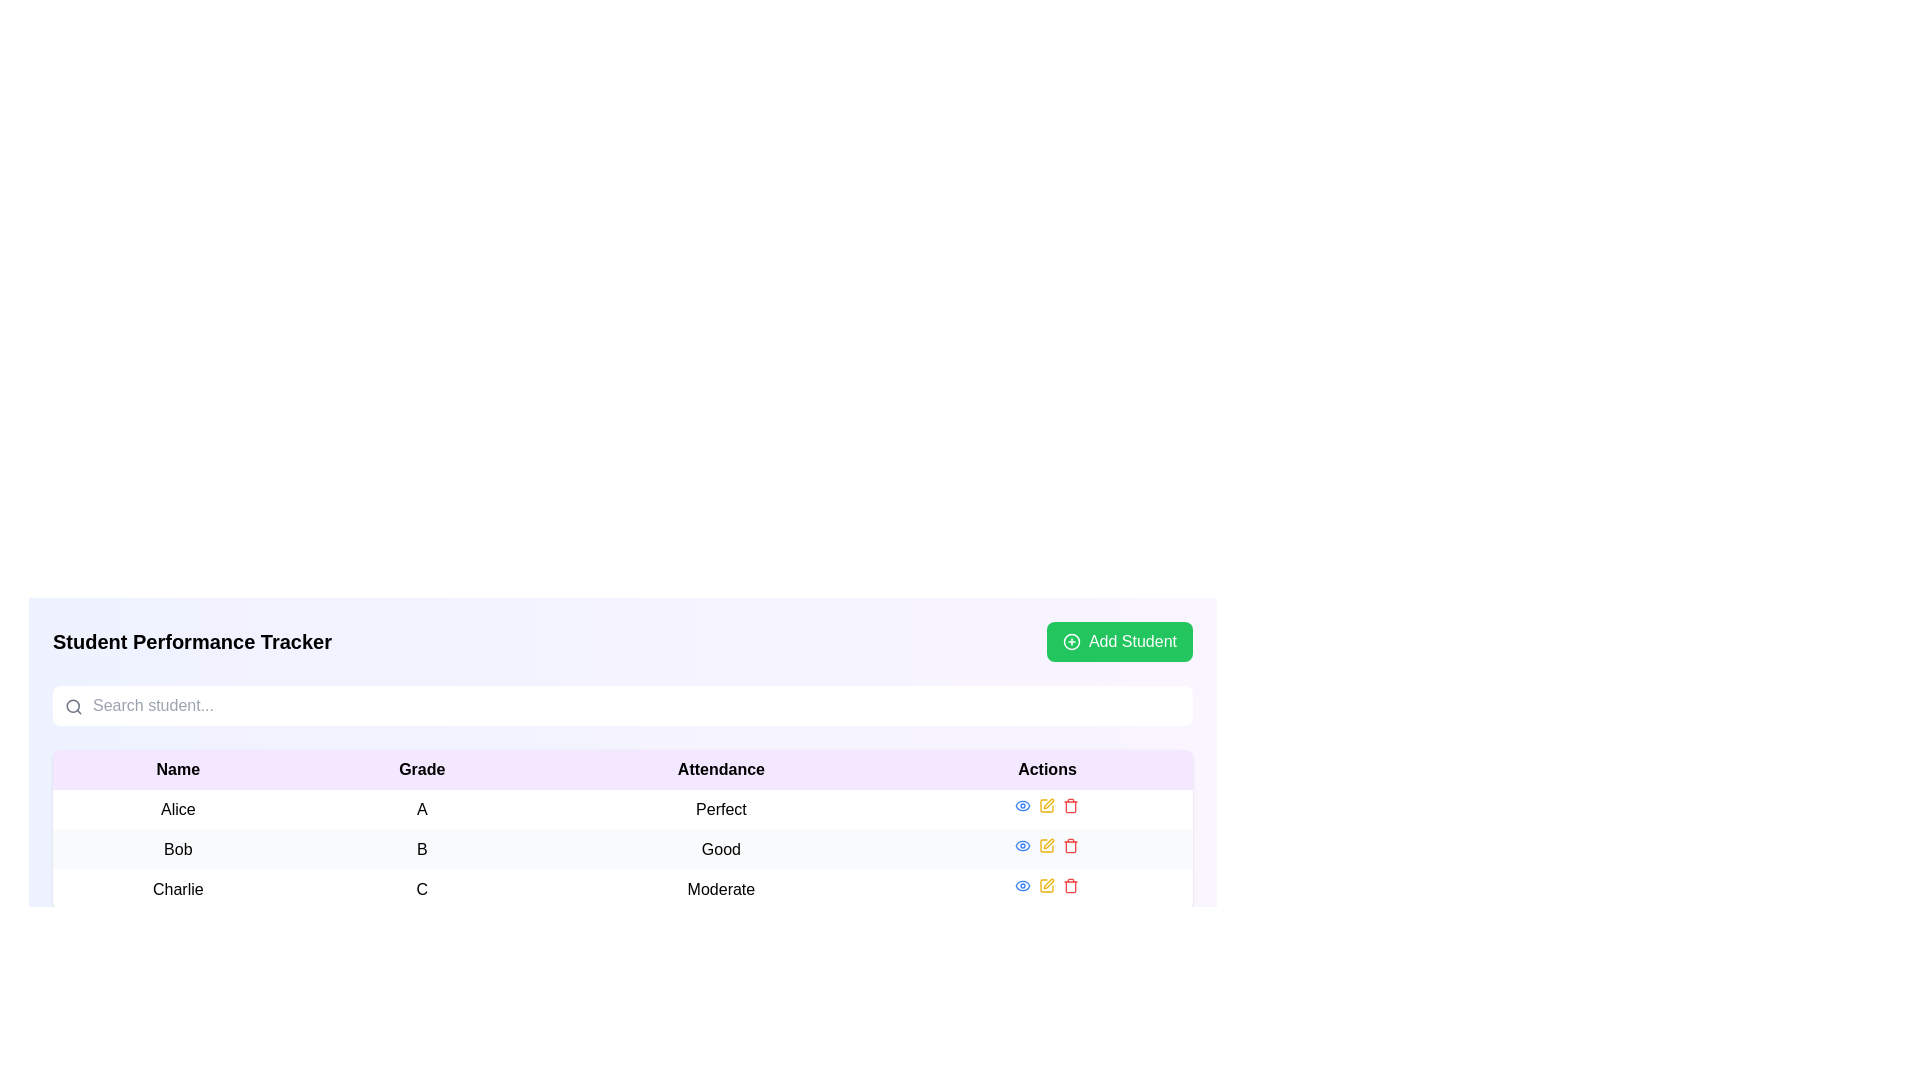 This screenshot has height=1080, width=1920. I want to click on the non-interactive Text label displaying the grade for the student 'Bob', which is the second item in the 'Grade' column of the table, so click(421, 849).